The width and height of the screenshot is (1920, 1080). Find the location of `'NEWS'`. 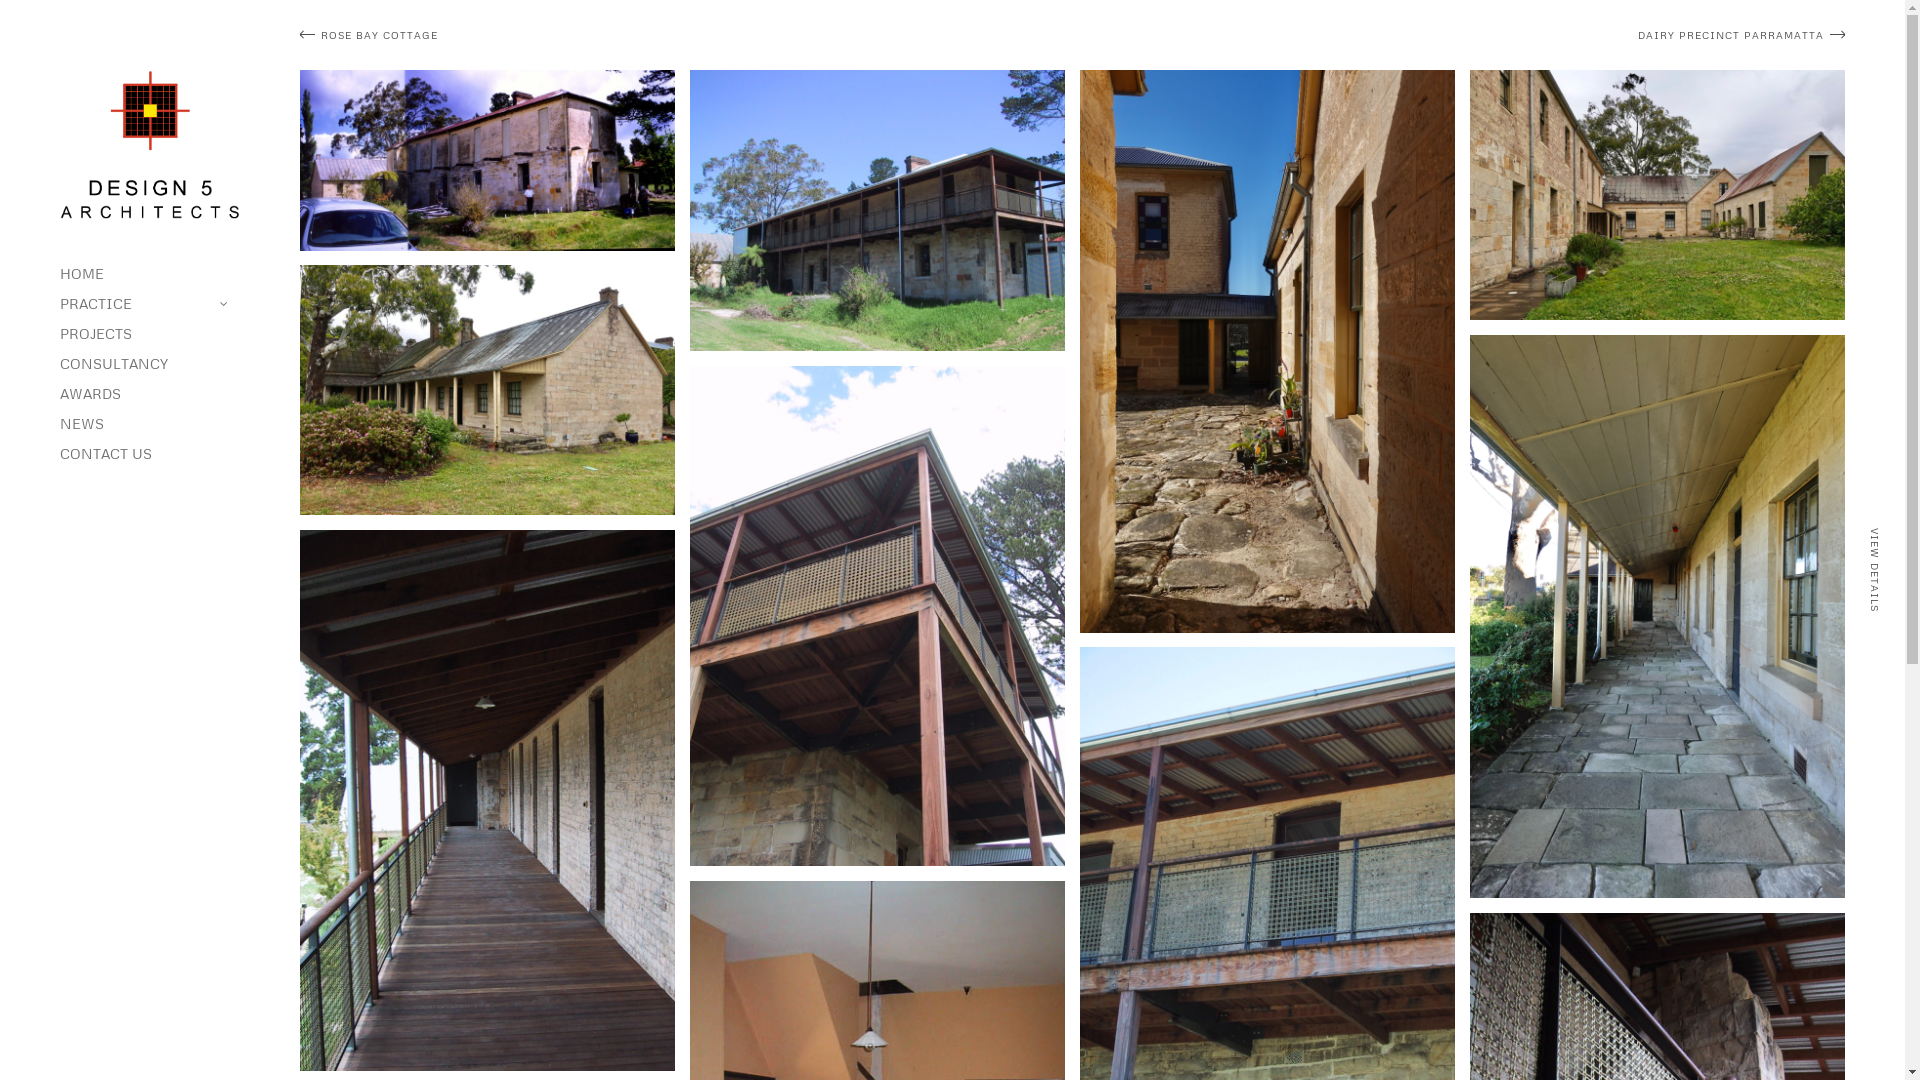

'NEWS' is located at coordinates (59, 423).